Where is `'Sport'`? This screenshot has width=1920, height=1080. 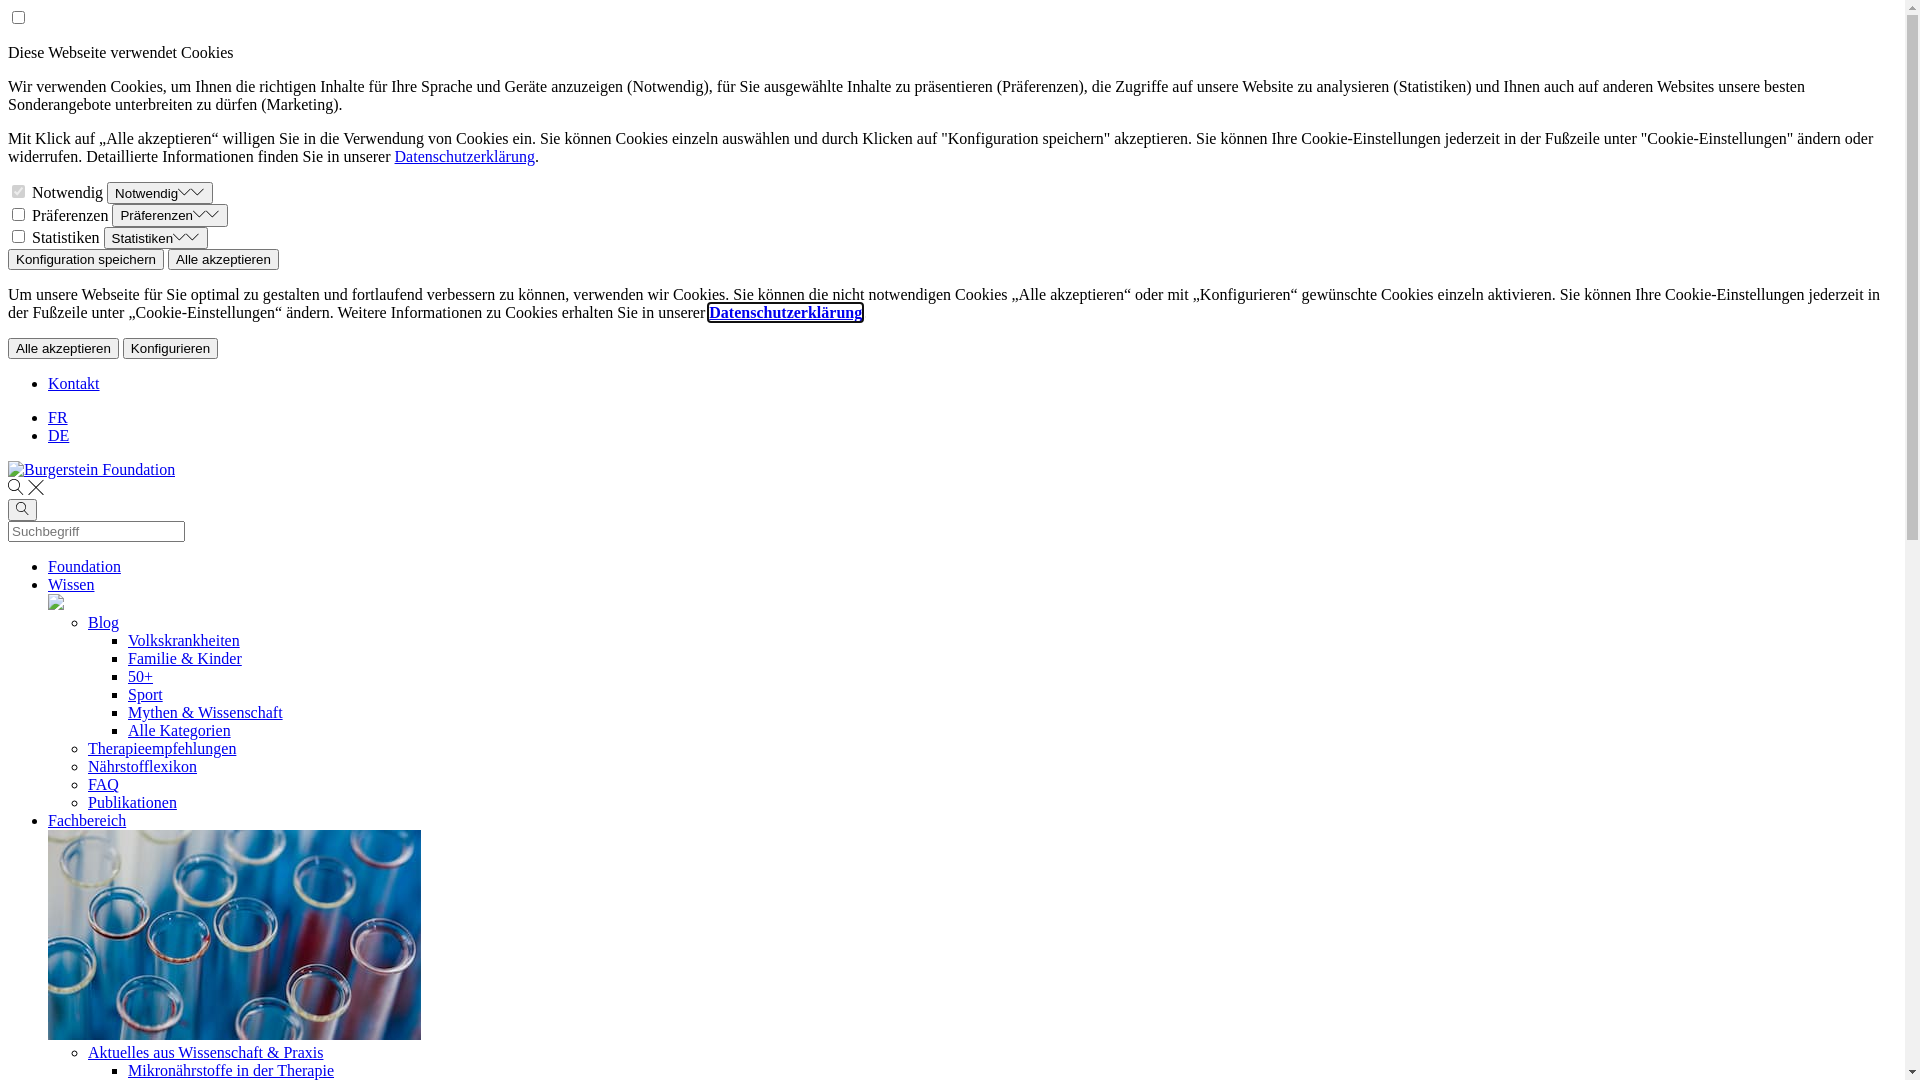
'Sport' is located at coordinates (144, 693).